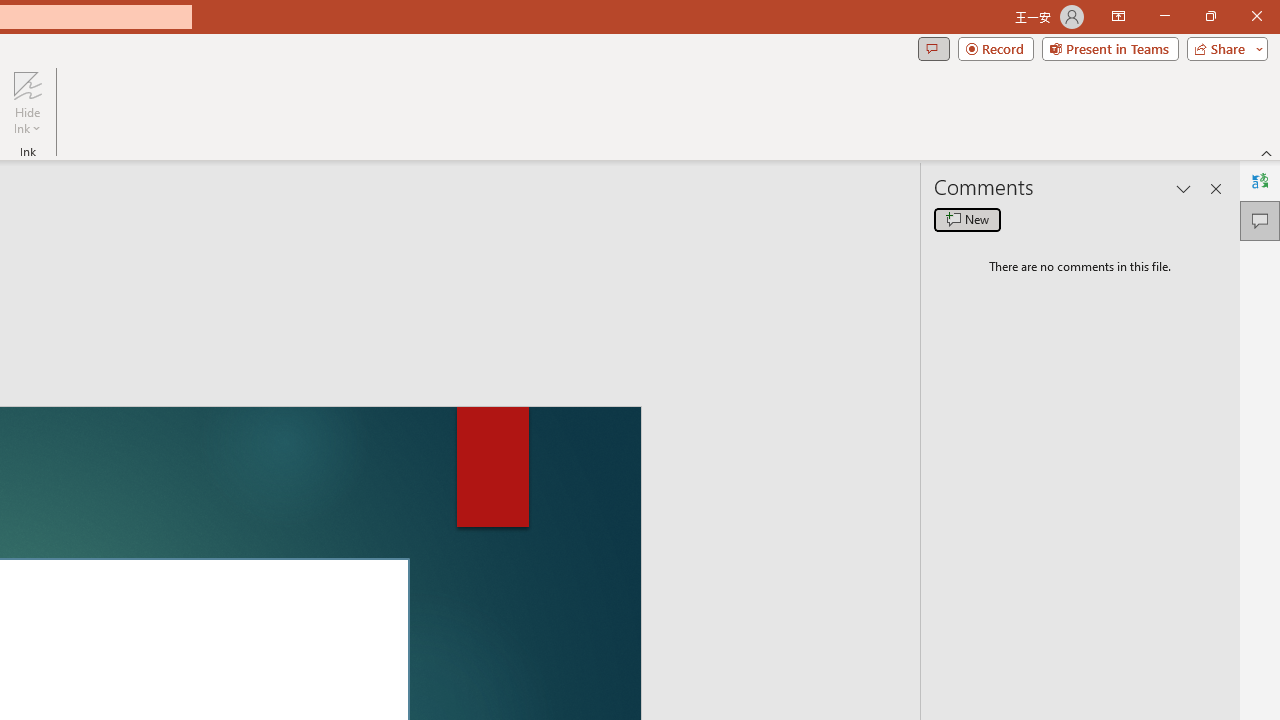 The height and width of the screenshot is (720, 1280). What do you see at coordinates (1243, 32) in the screenshot?
I see `'Close'` at bounding box center [1243, 32].